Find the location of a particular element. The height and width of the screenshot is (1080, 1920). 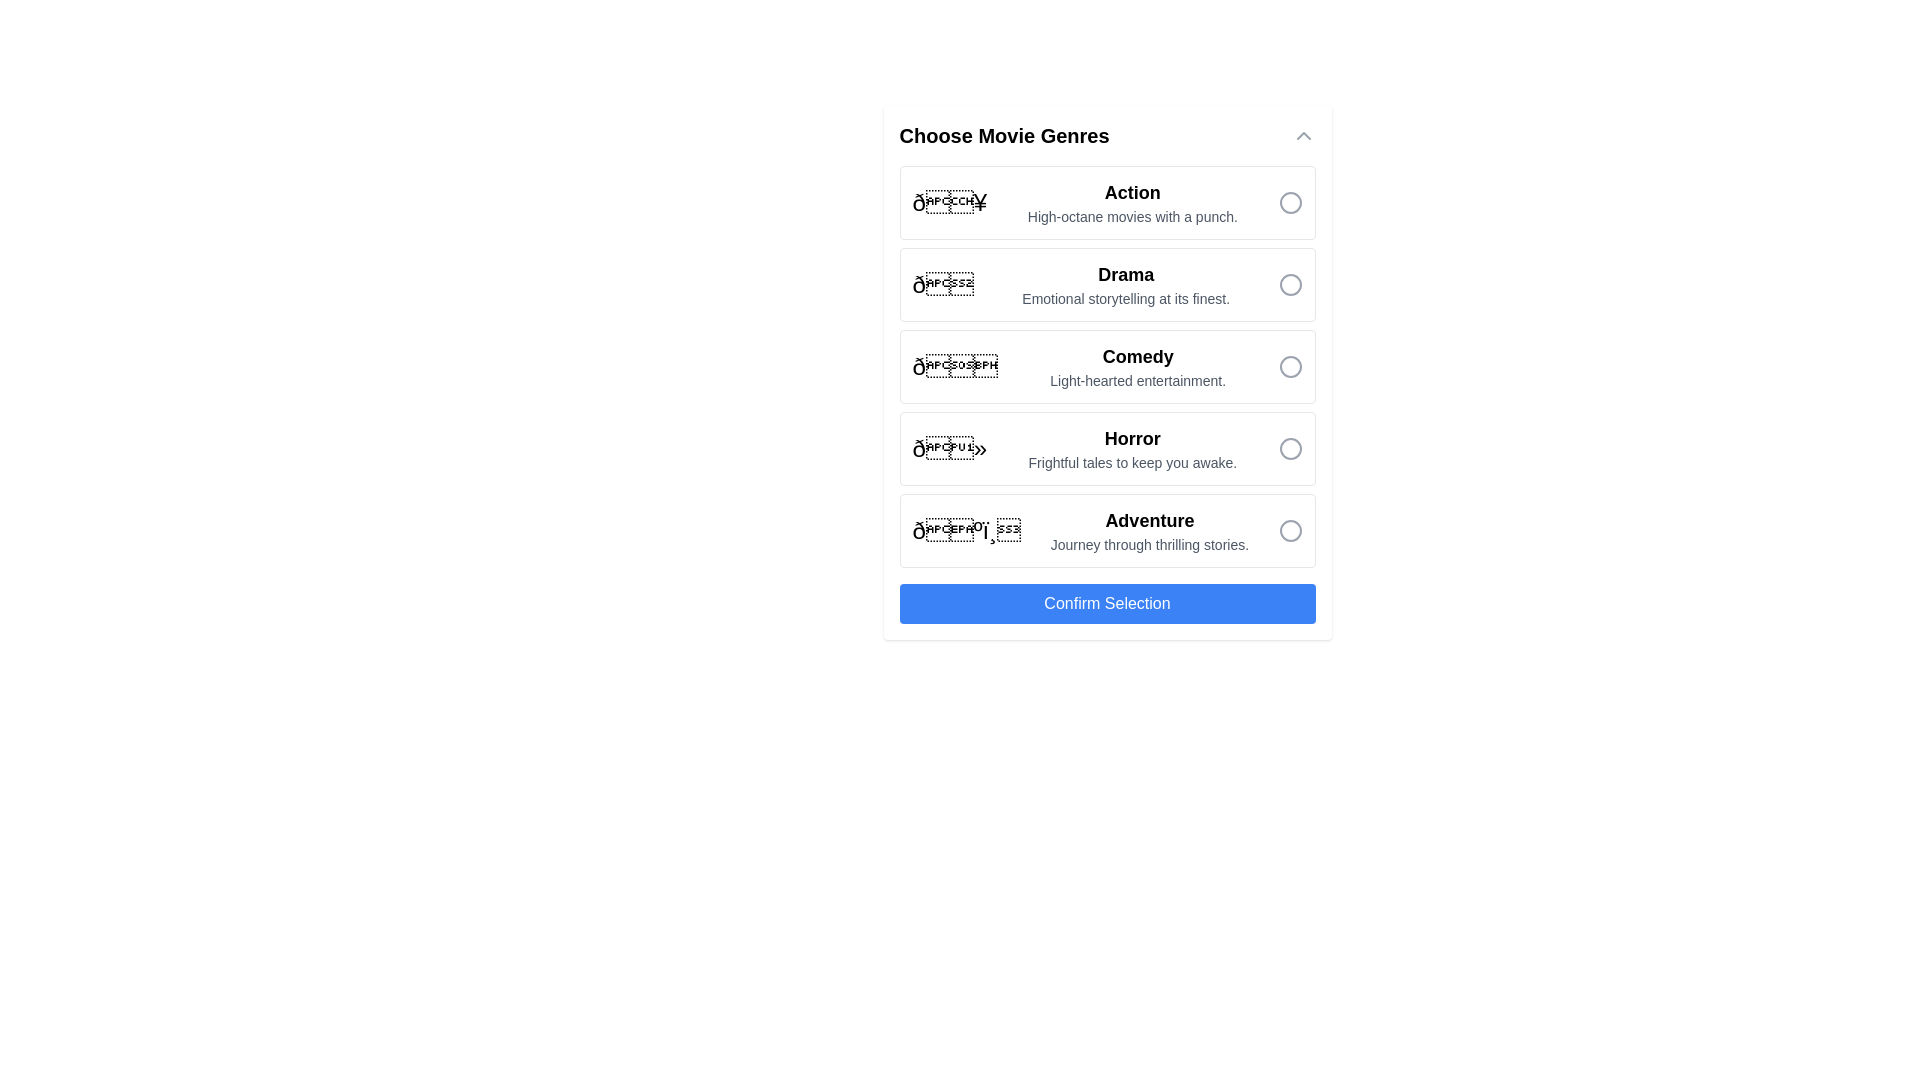

the non-interactive label representing the movie genre 'Comedy', which is located at the top of the third panel in the genre selection interface is located at coordinates (1138, 356).